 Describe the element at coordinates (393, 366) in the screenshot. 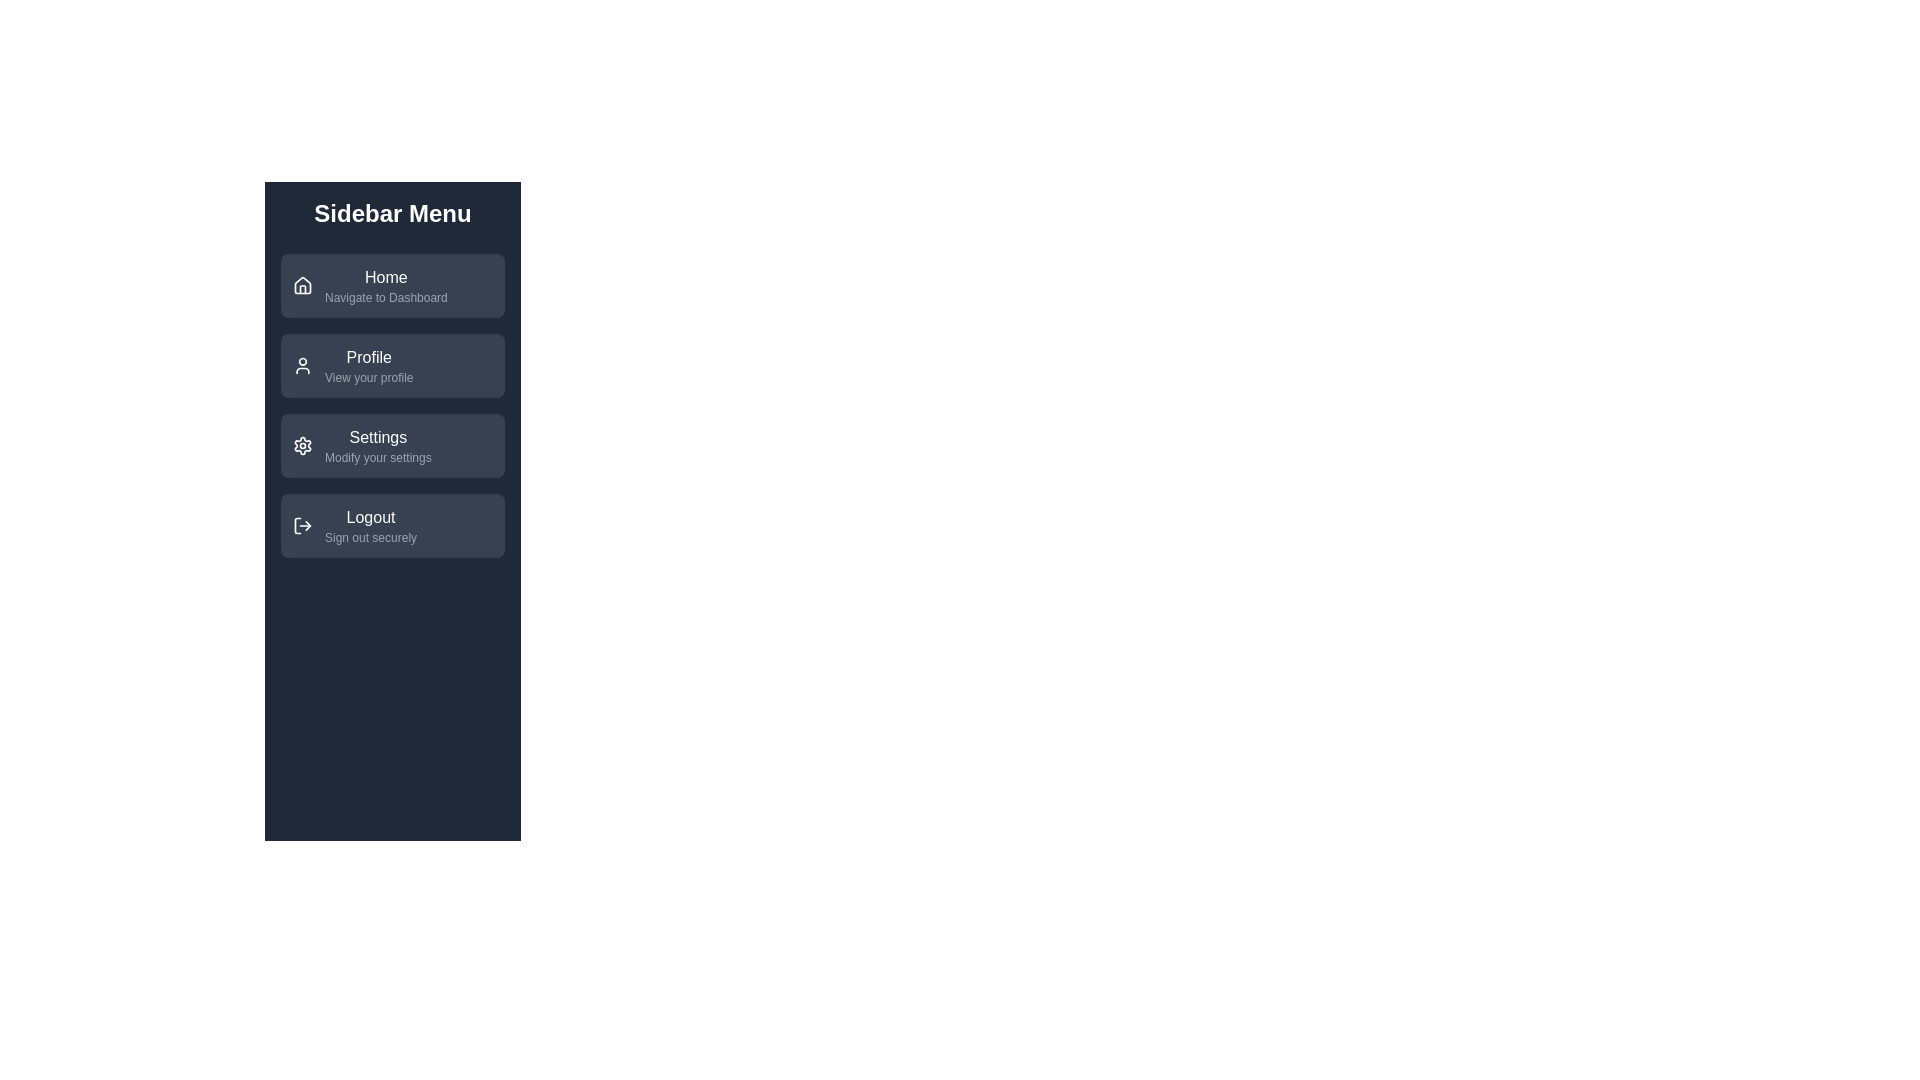

I see `the menu item labeled 'Profile' to view its description` at that location.